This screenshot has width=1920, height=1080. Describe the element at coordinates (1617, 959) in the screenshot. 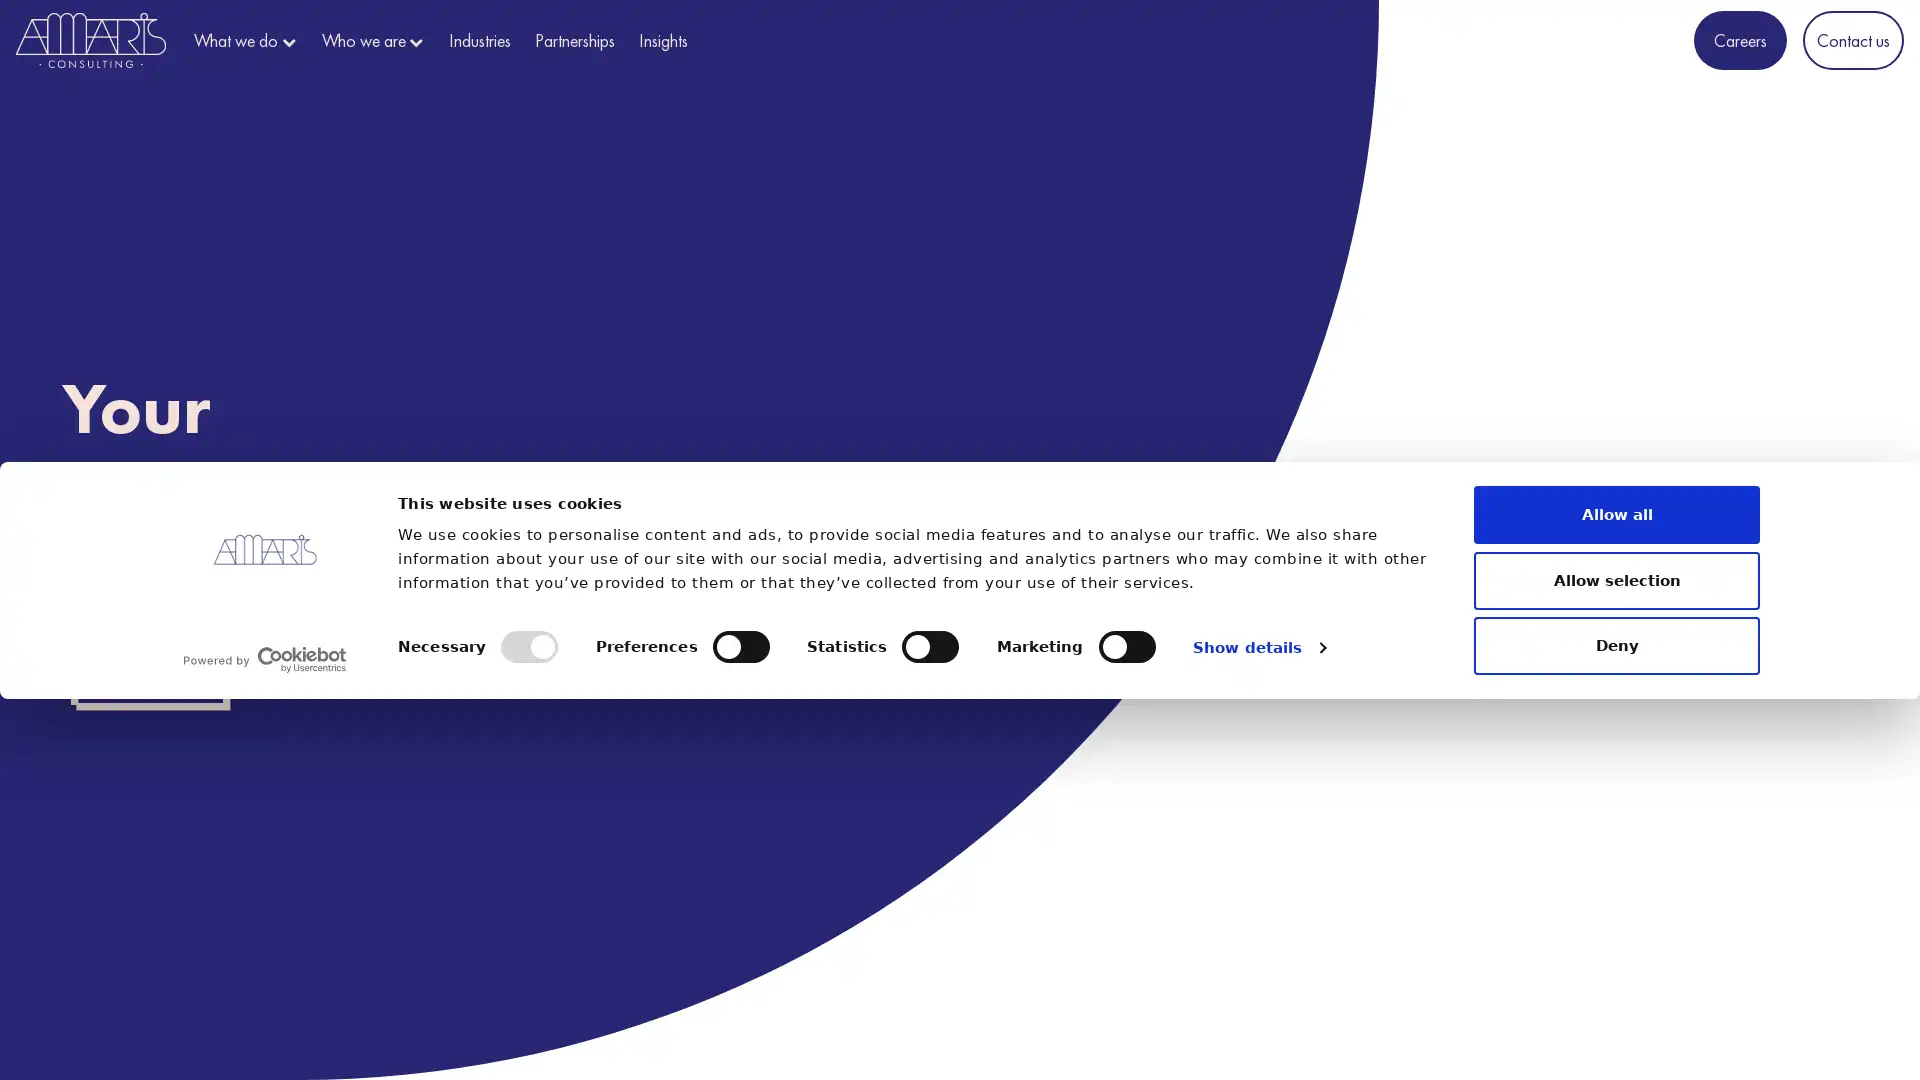

I see `Allow selection` at that location.